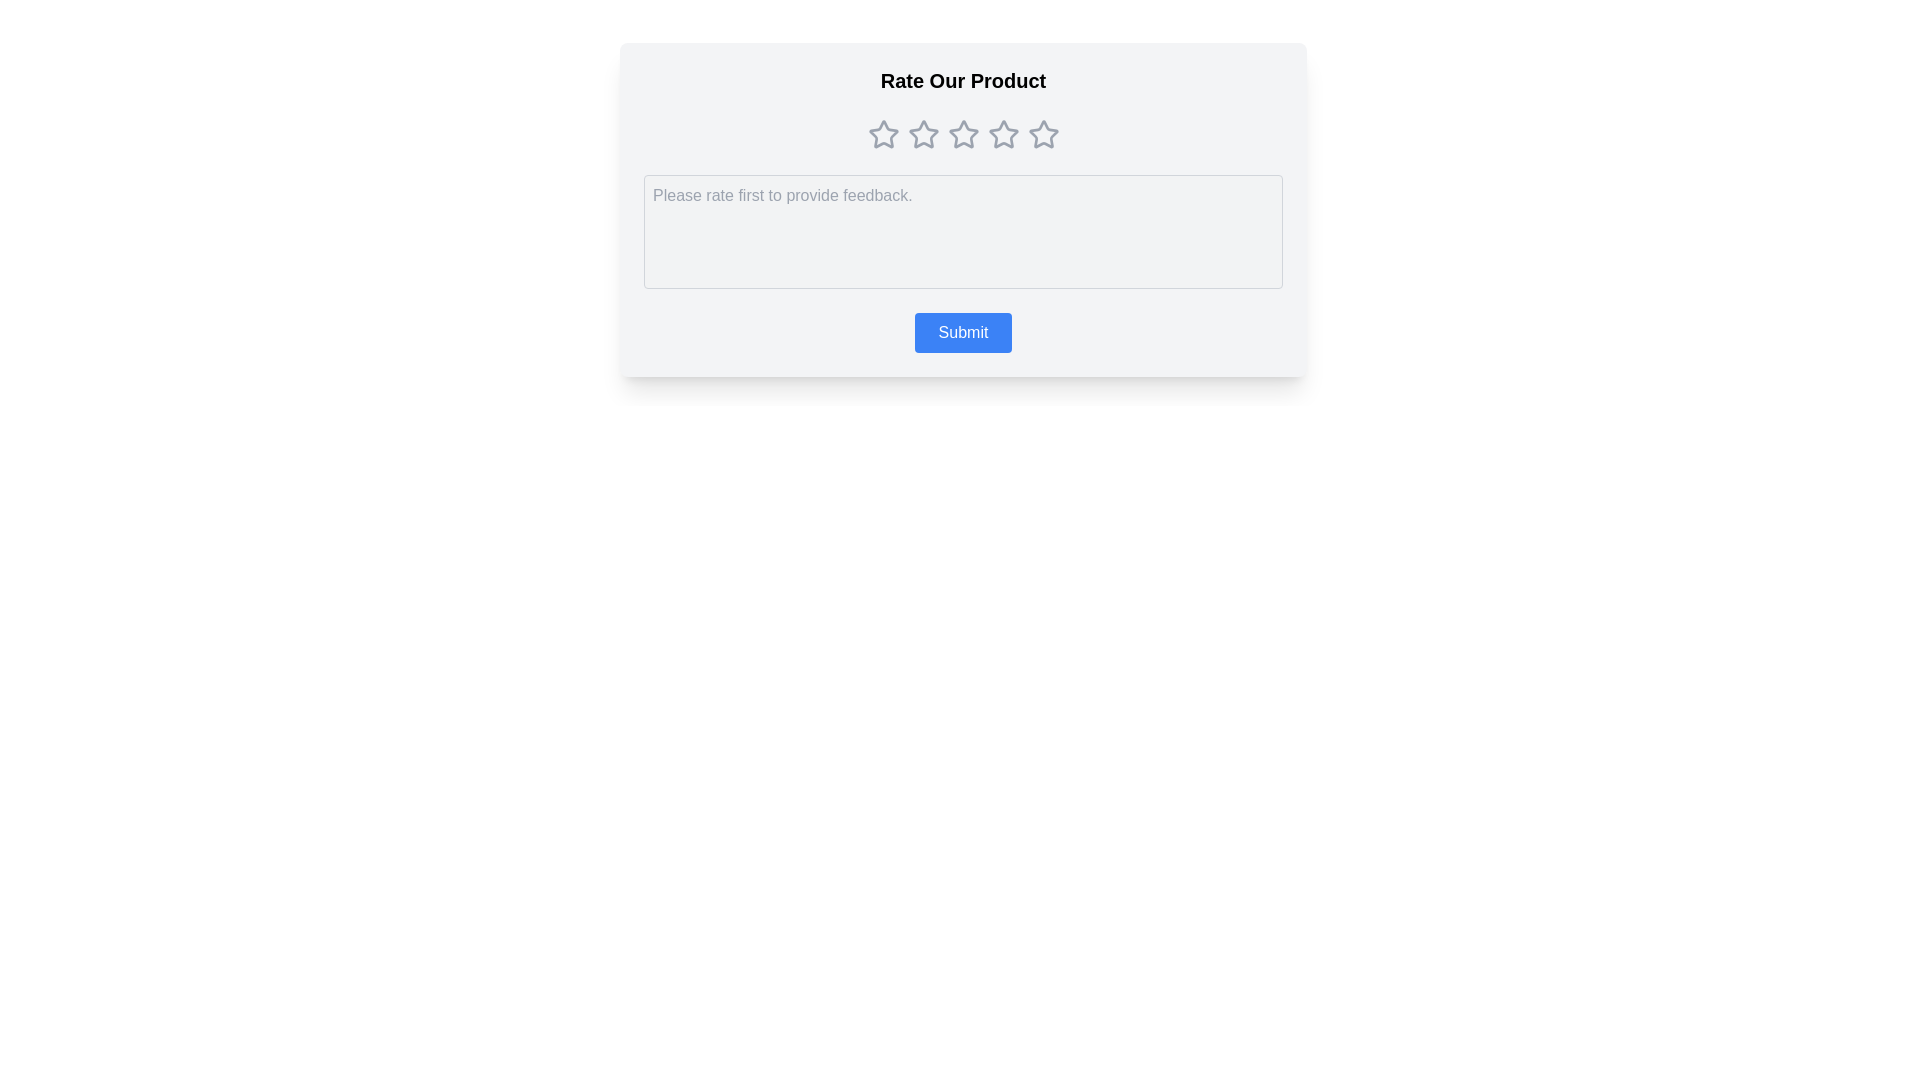  I want to click on the fourth star-shaped icon in the rating system, which is filled and selected, located beneath the title 'Rate Our Product', so click(1003, 134).